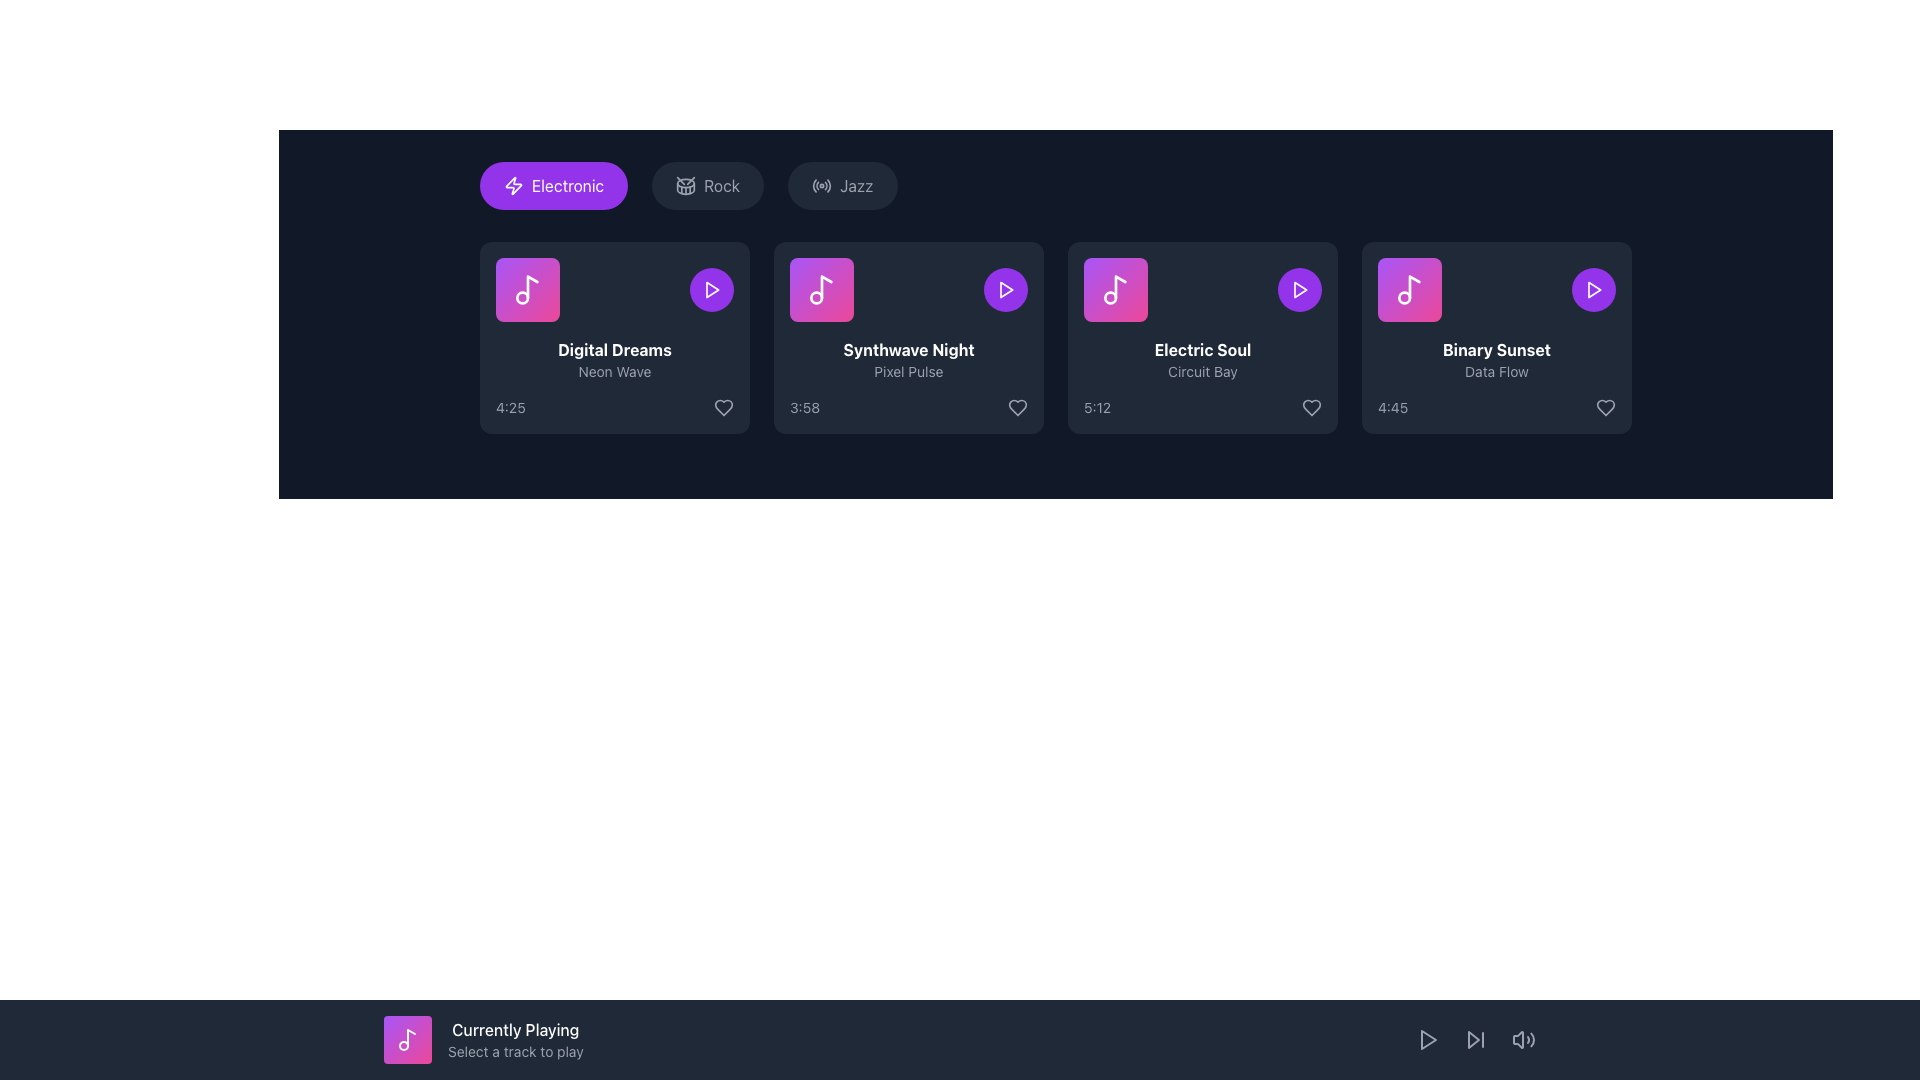  Describe the element at coordinates (407, 1039) in the screenshot. I see `the circular icon button with a gradient background from purple to pink and a white music note icon in its center` at that location.